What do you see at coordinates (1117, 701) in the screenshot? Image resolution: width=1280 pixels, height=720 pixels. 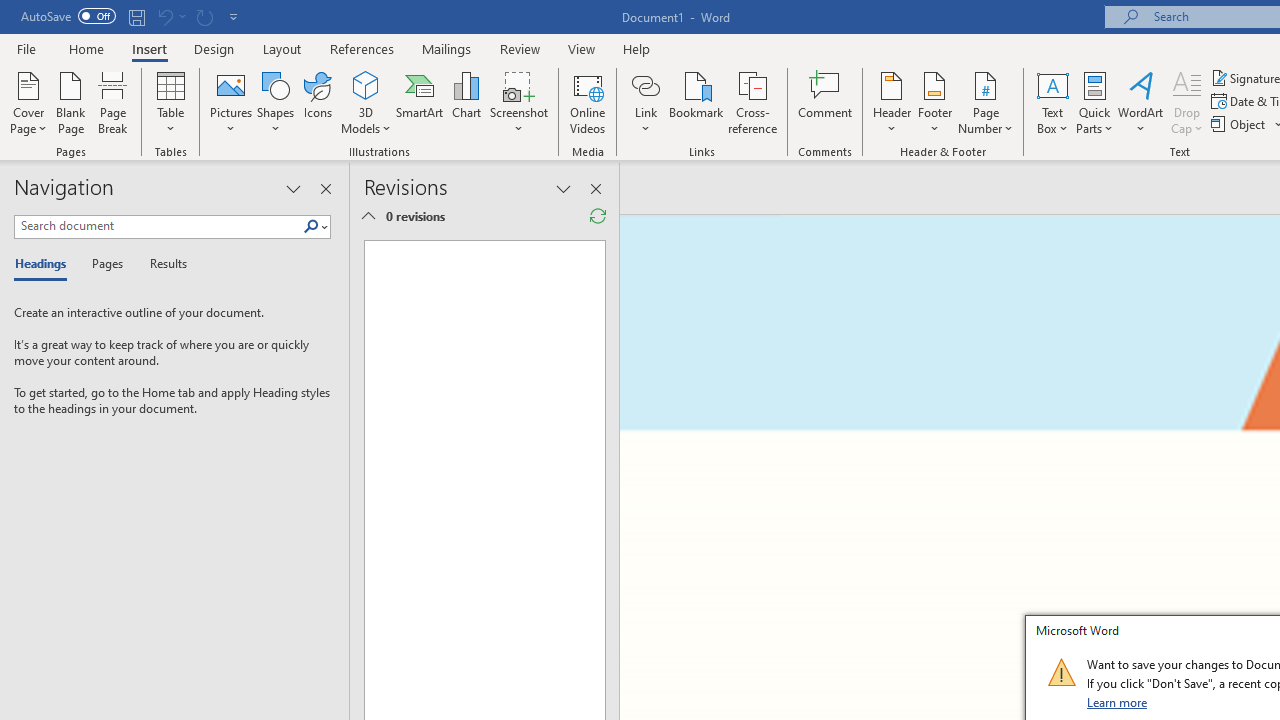 I see `'Learn more'` at bounding box center [1117, 701].